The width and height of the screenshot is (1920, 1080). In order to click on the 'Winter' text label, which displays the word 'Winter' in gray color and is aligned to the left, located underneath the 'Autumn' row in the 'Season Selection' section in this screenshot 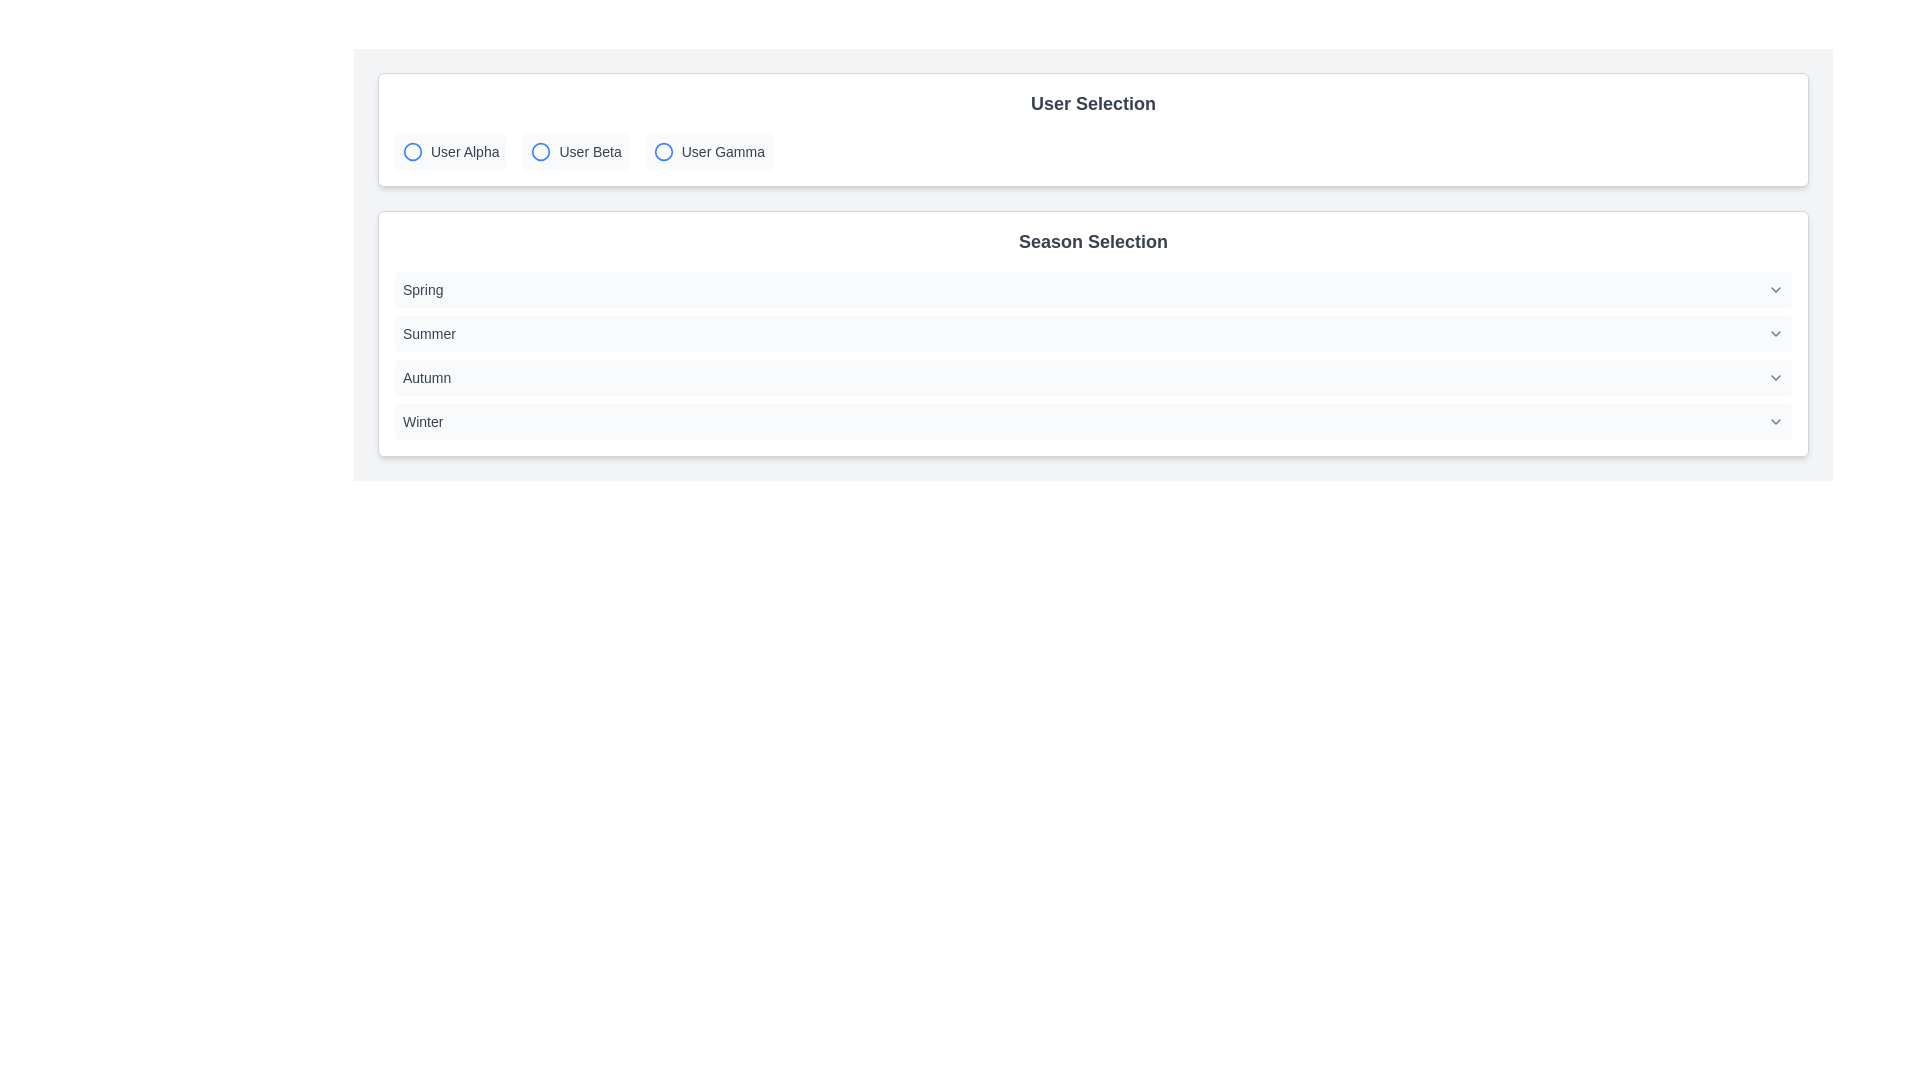, I will do `click(422, 420)`.